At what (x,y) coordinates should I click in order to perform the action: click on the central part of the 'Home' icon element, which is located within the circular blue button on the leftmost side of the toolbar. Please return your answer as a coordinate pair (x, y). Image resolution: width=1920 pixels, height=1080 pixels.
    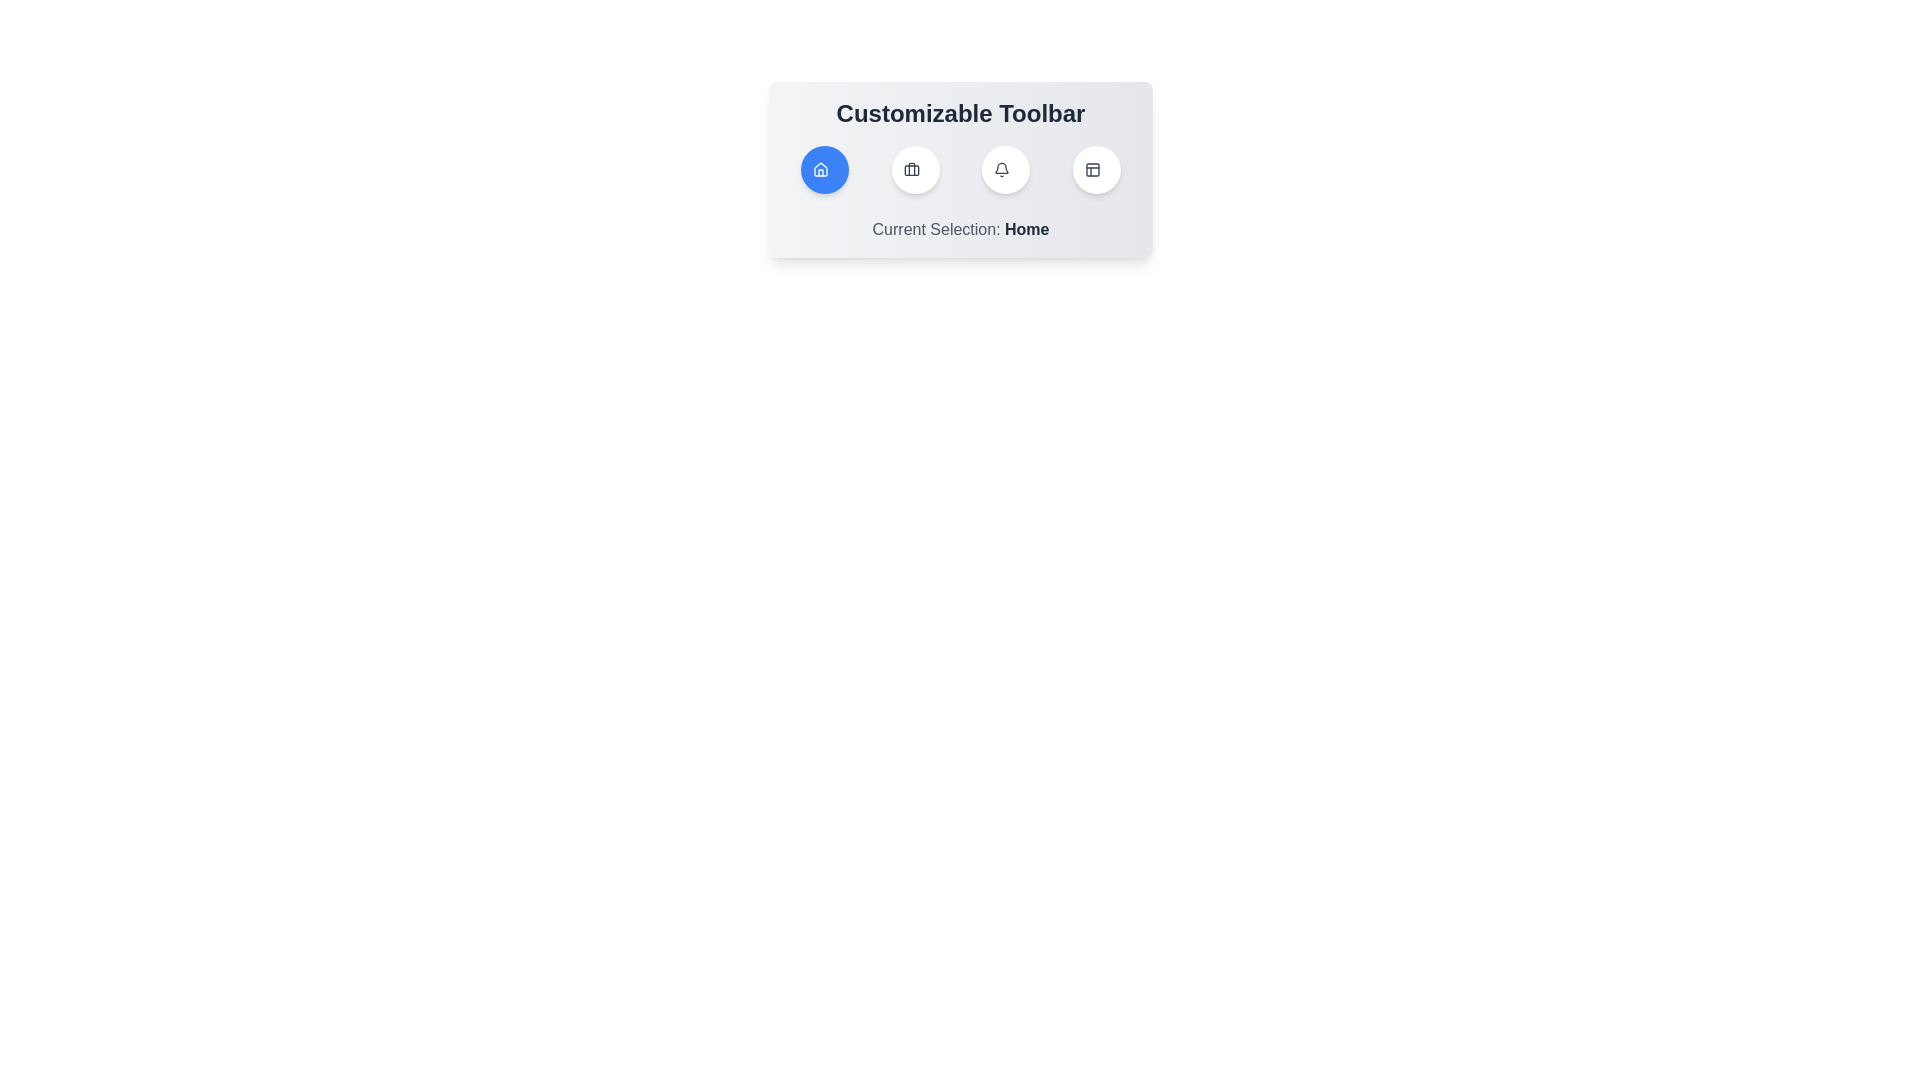
    Looking at the image, I should click on (820, 168).